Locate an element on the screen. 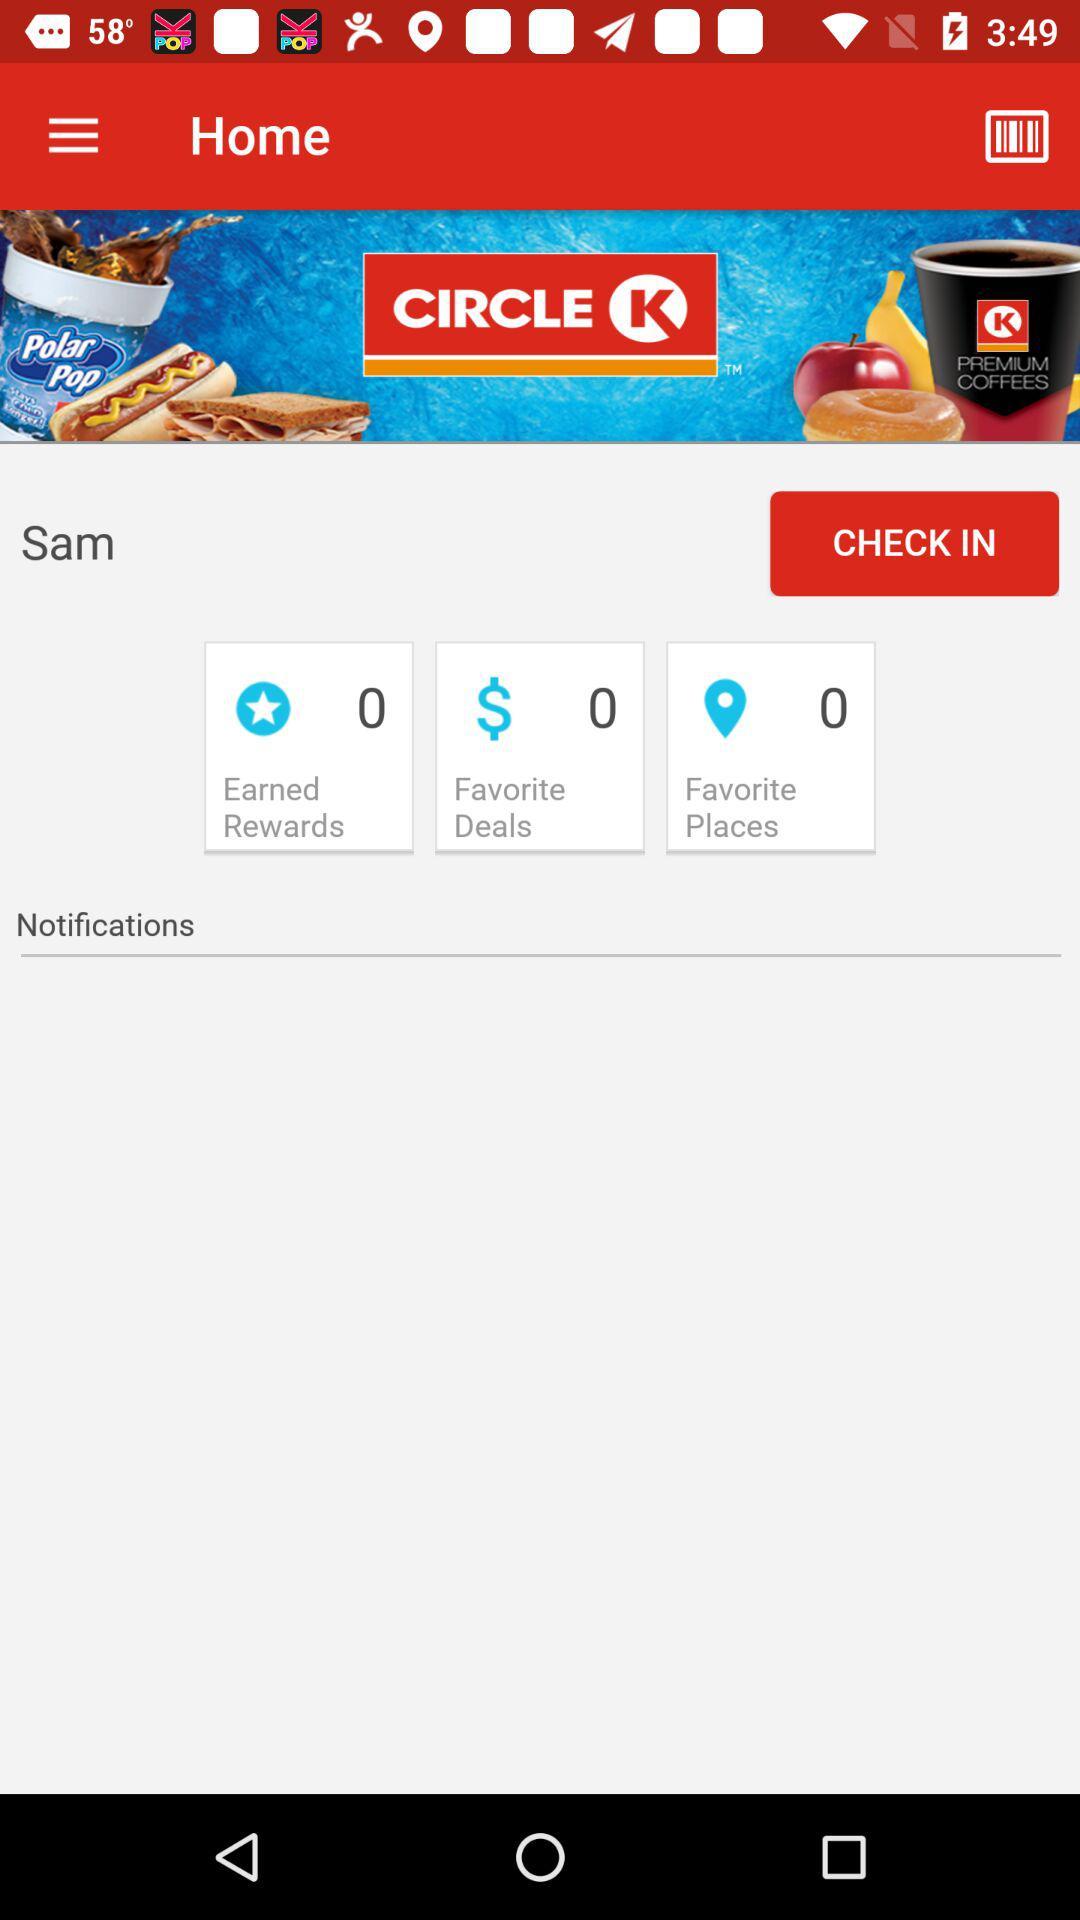 The width and height of the screenshot is (1080, 1920). the icon which is at top right side of the page is located at coordinates (1017, 136).